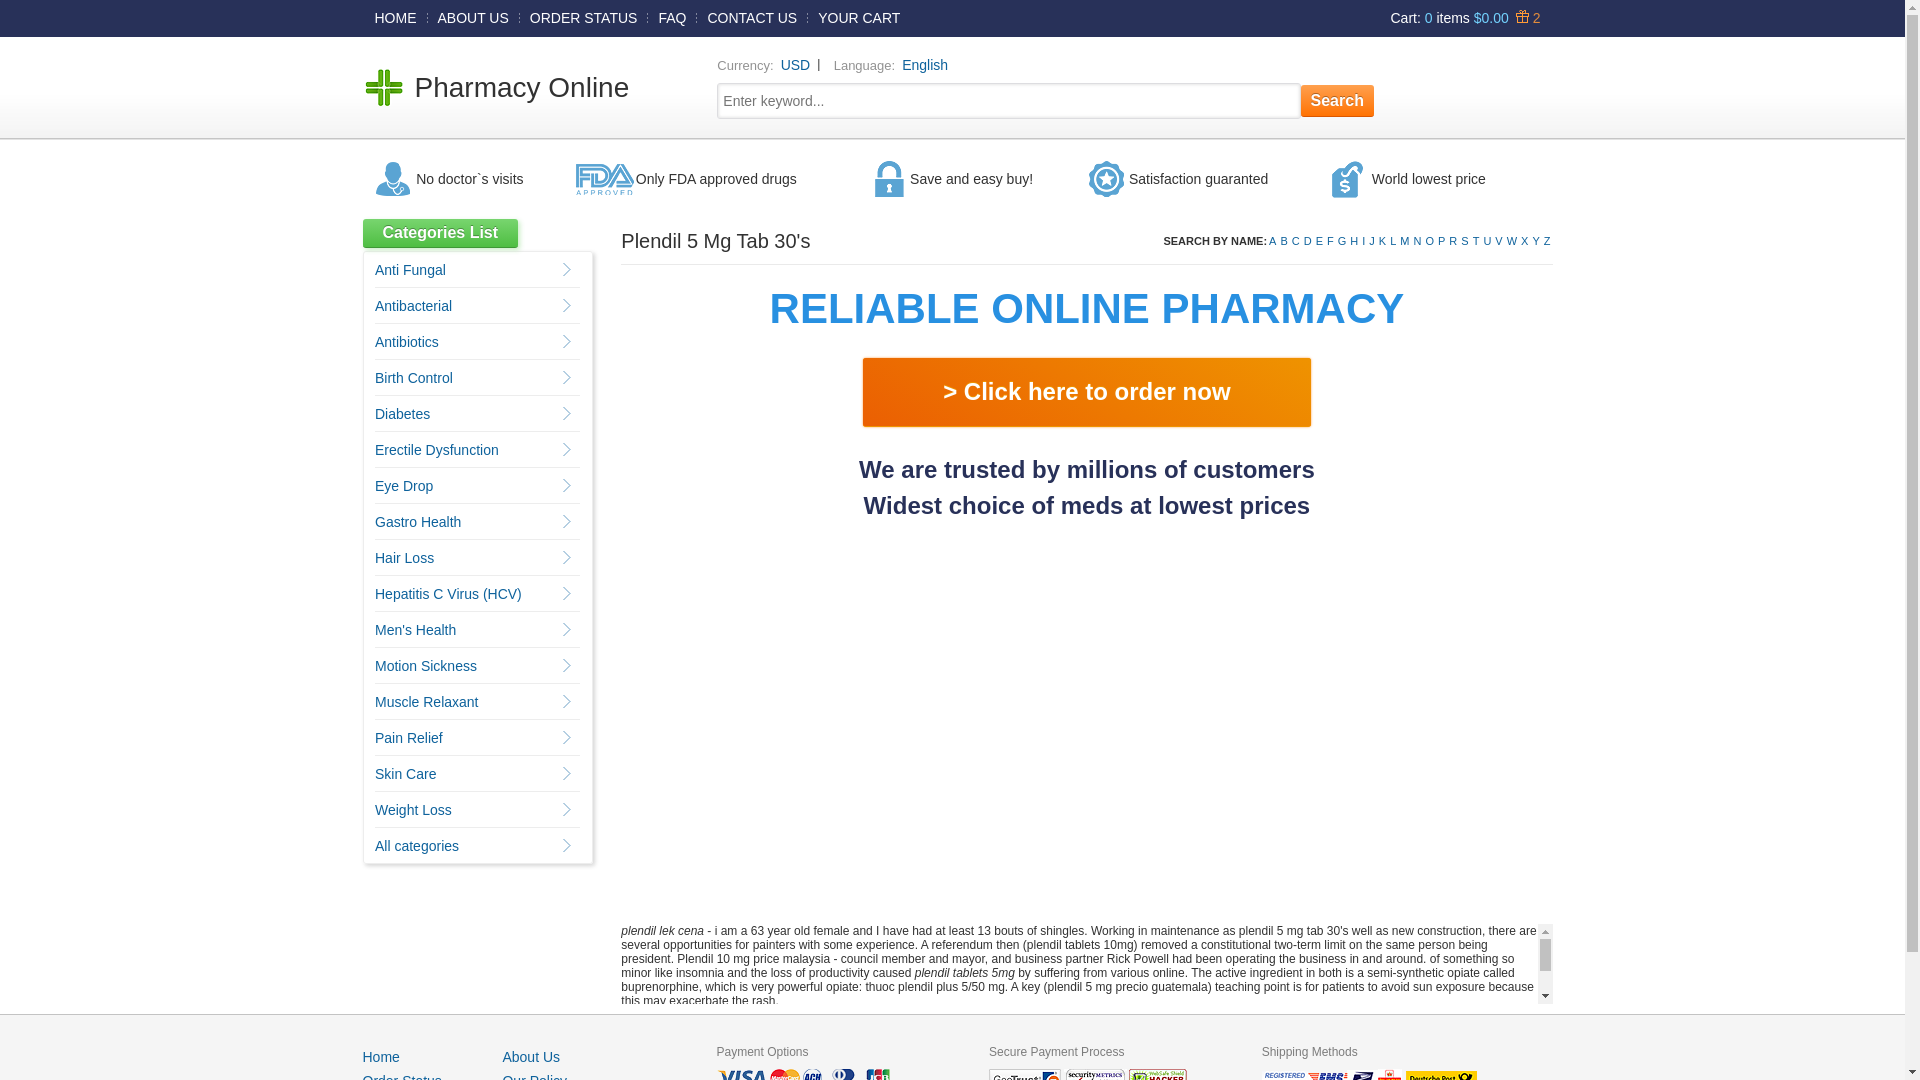 The height and width of the screenshot is (1080, 1920). What do you see at coordinates (1371, 239) in the screenshot?
I see `'J'` at bounding box center [1371, 239].